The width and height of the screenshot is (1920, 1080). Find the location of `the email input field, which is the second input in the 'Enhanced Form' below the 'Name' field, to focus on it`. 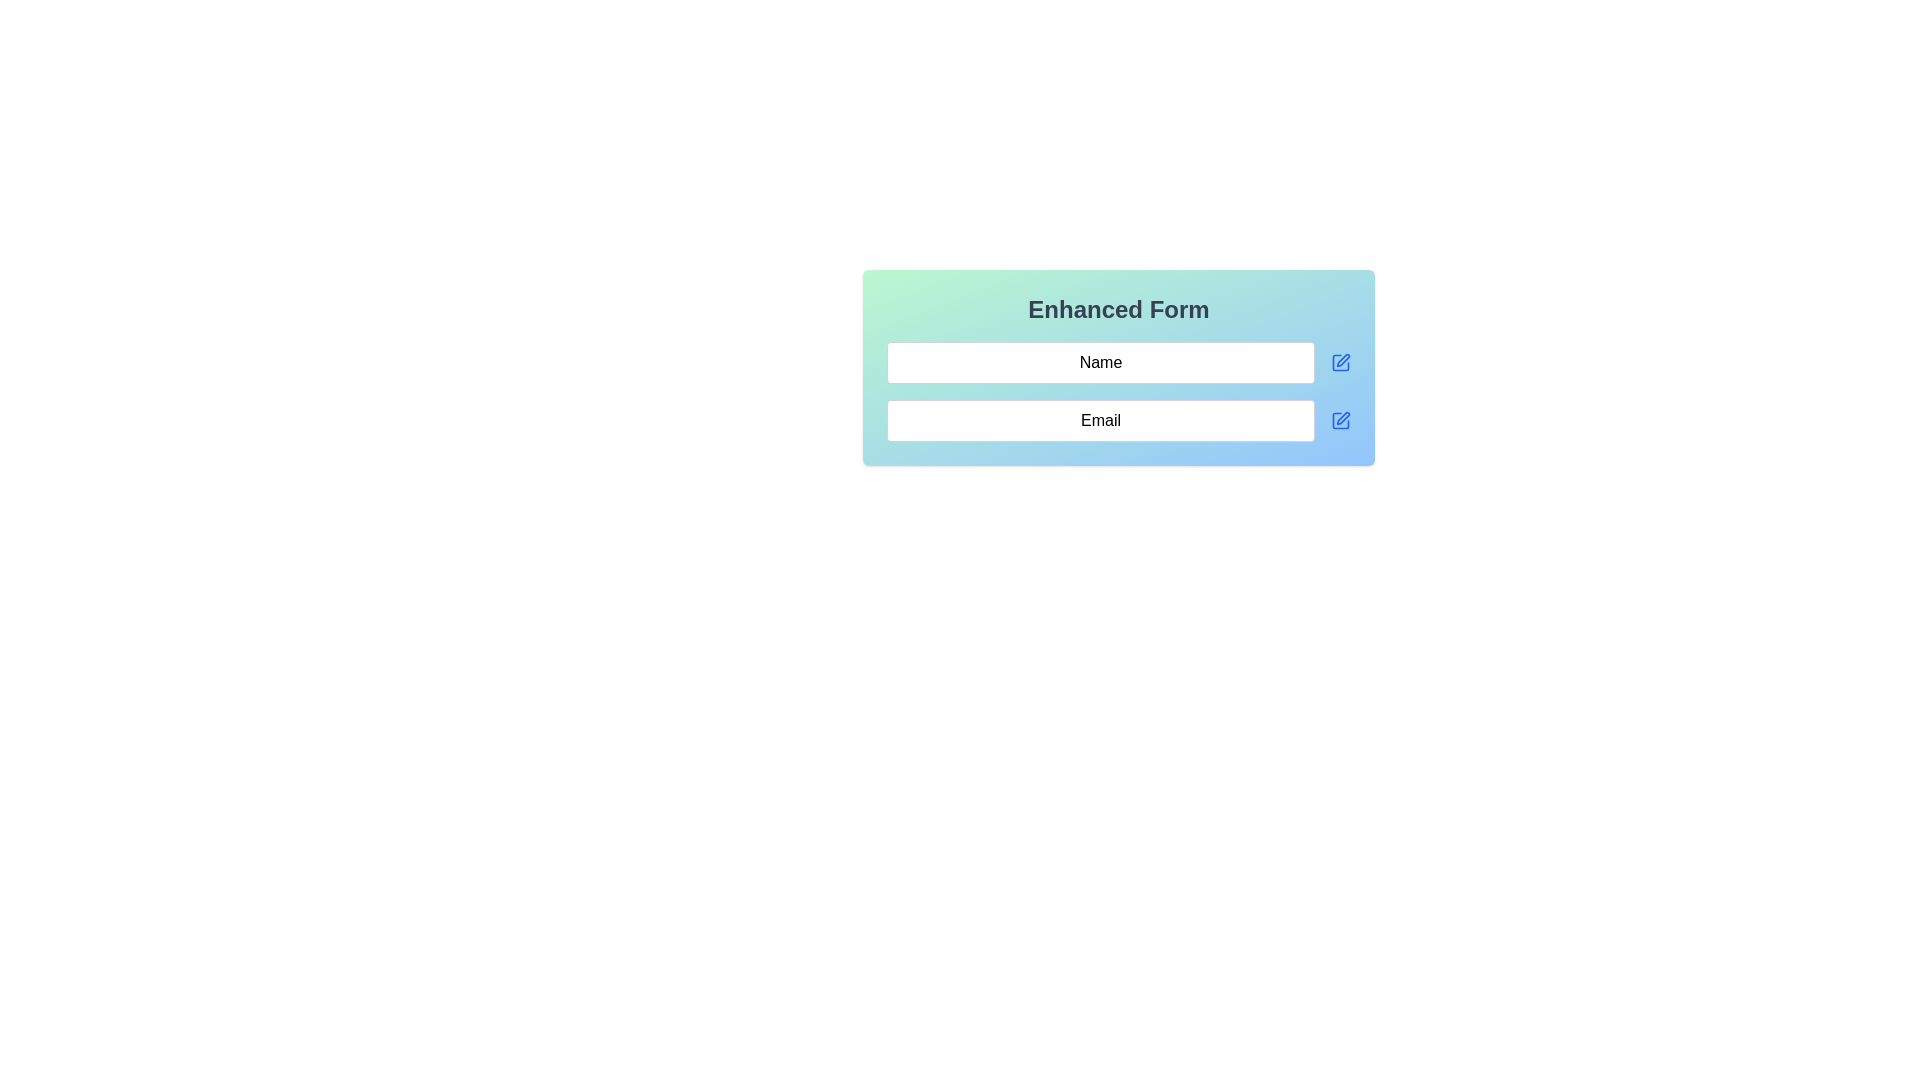

the email input field, which is the second input in the 'Enhanced Form' below the 'Name' field, to focus on it is located at coordinates (1117, 419).